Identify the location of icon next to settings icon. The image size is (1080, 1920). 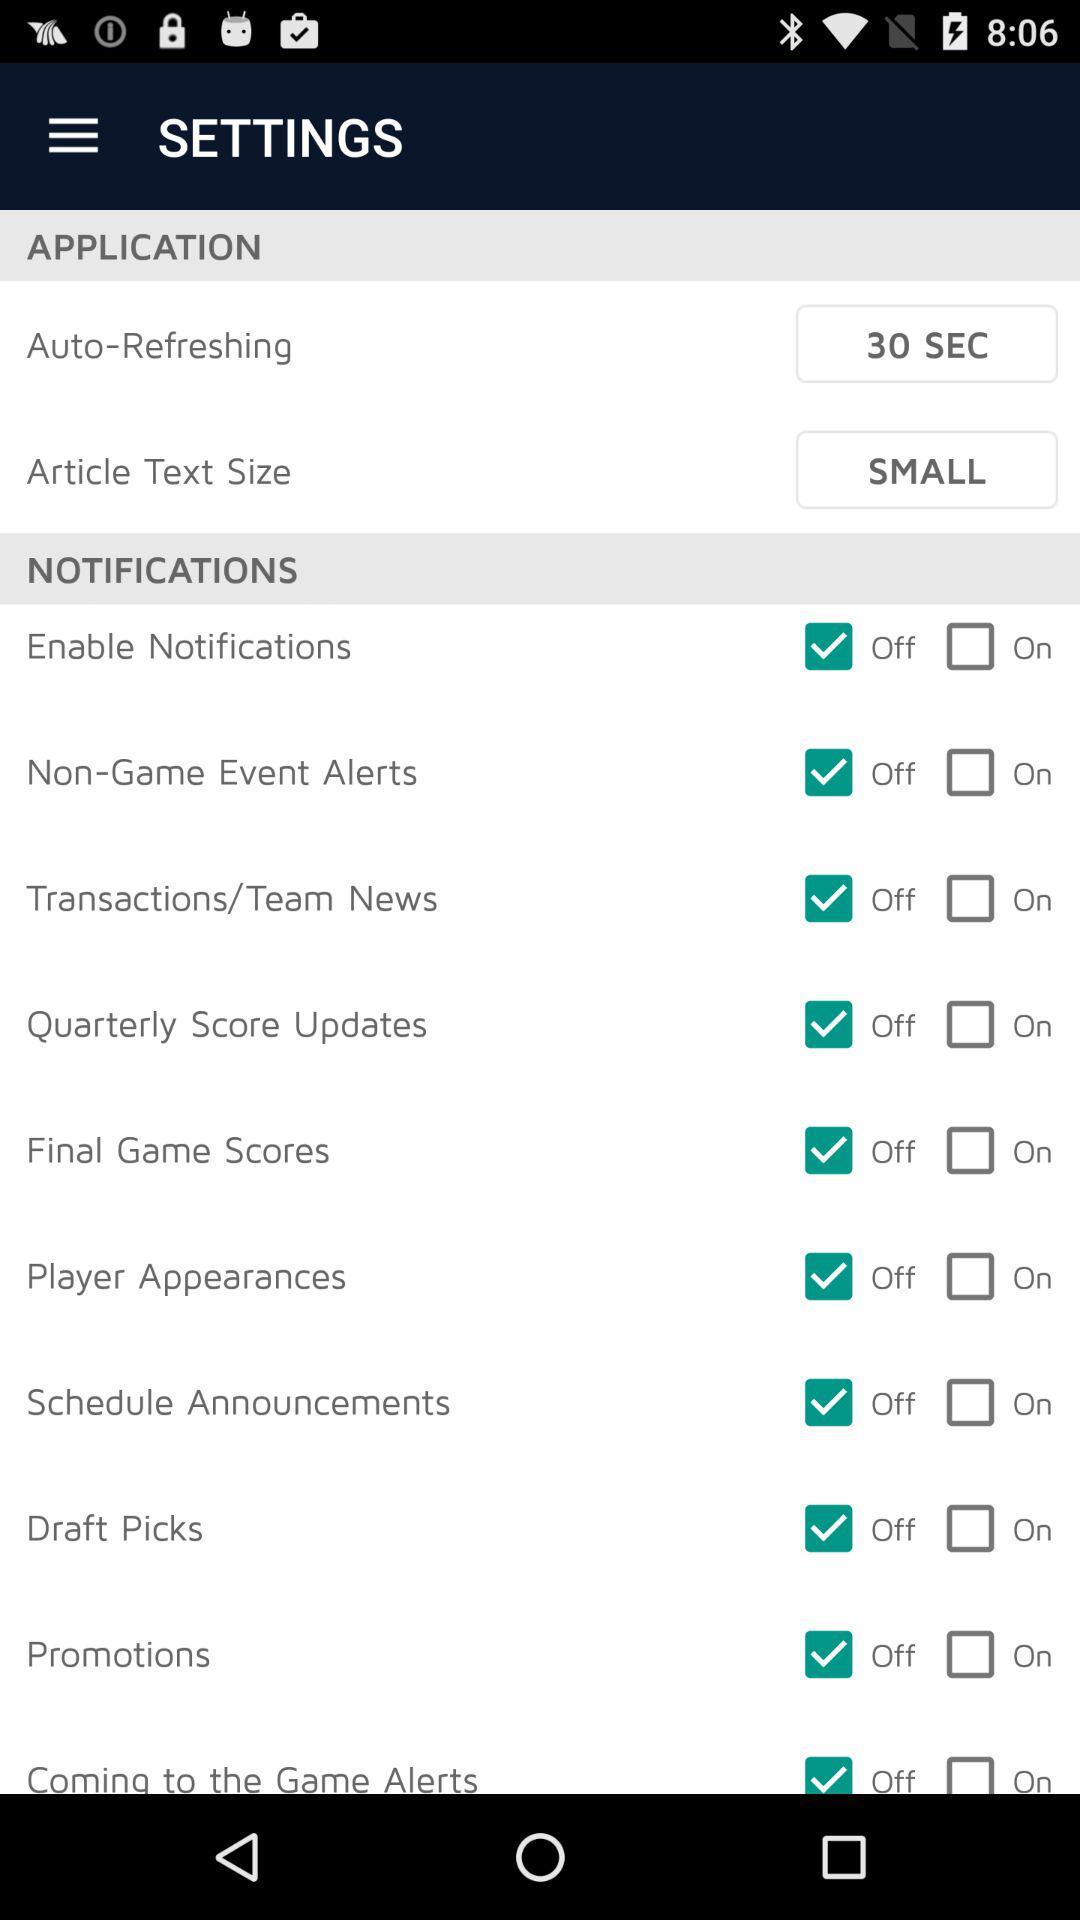
(72, 135).